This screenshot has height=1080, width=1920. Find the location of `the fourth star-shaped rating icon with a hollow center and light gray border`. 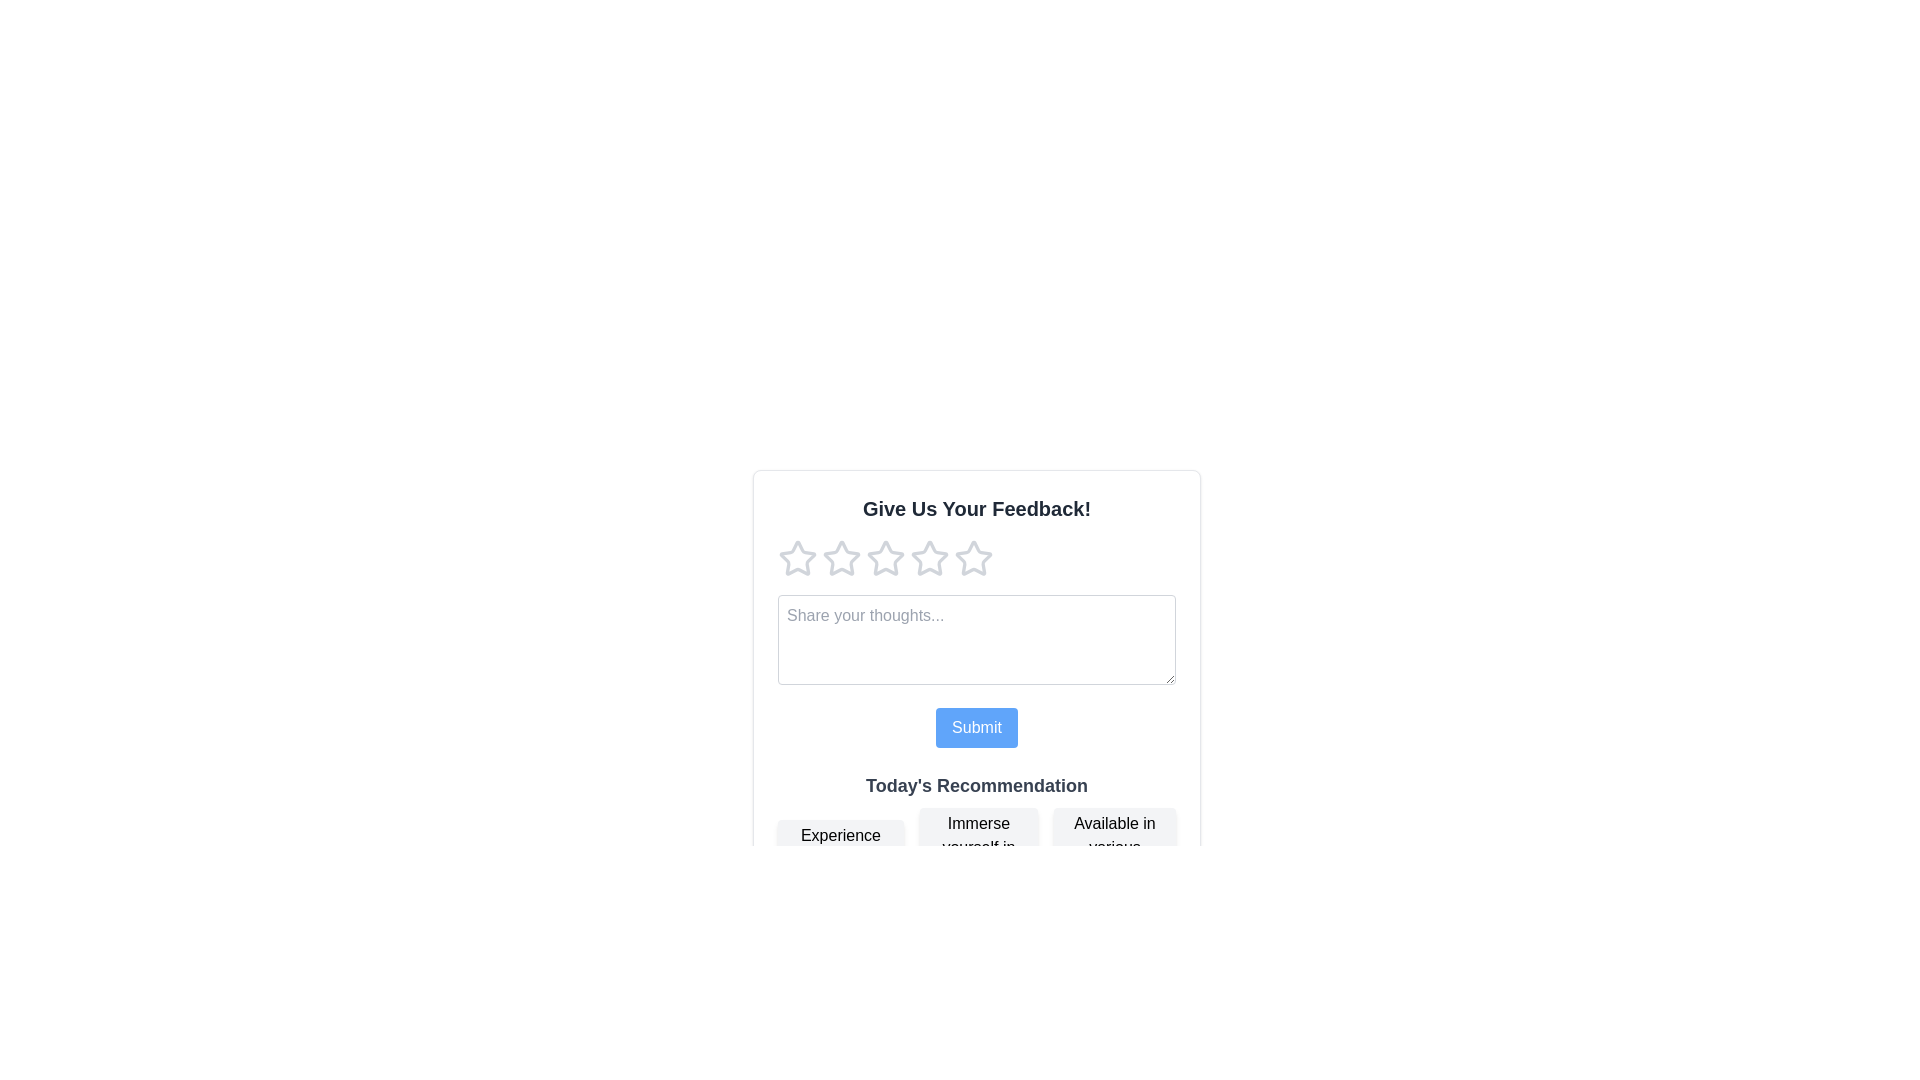

the fourth star-shaped rating icon with a hollow center and light gray border is located at coordinates (885, 559).